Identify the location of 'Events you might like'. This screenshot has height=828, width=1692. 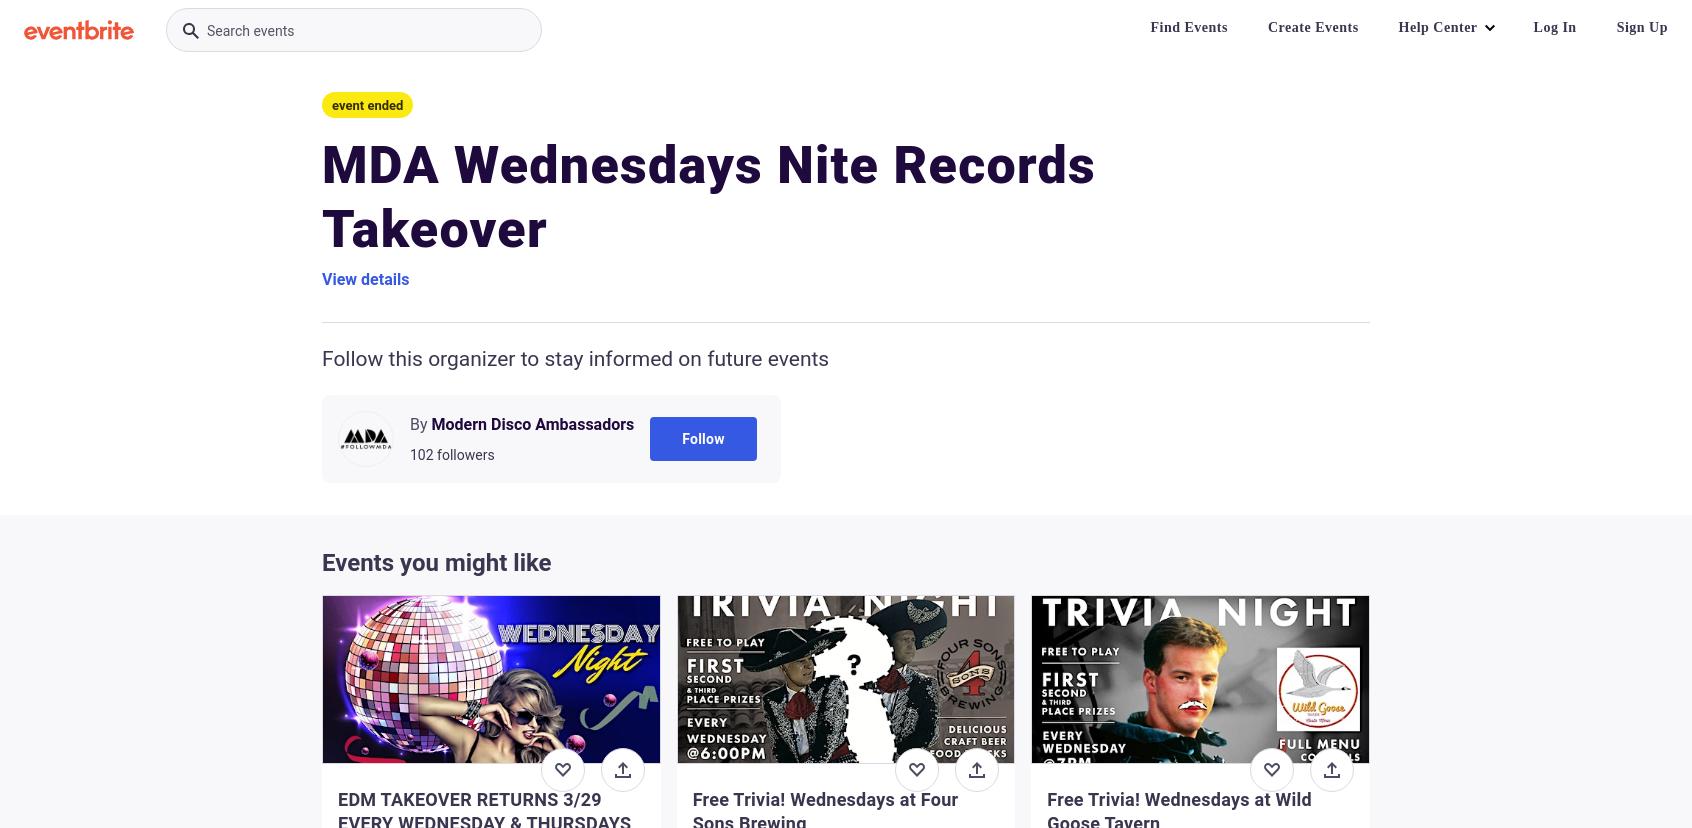
(435, 563).